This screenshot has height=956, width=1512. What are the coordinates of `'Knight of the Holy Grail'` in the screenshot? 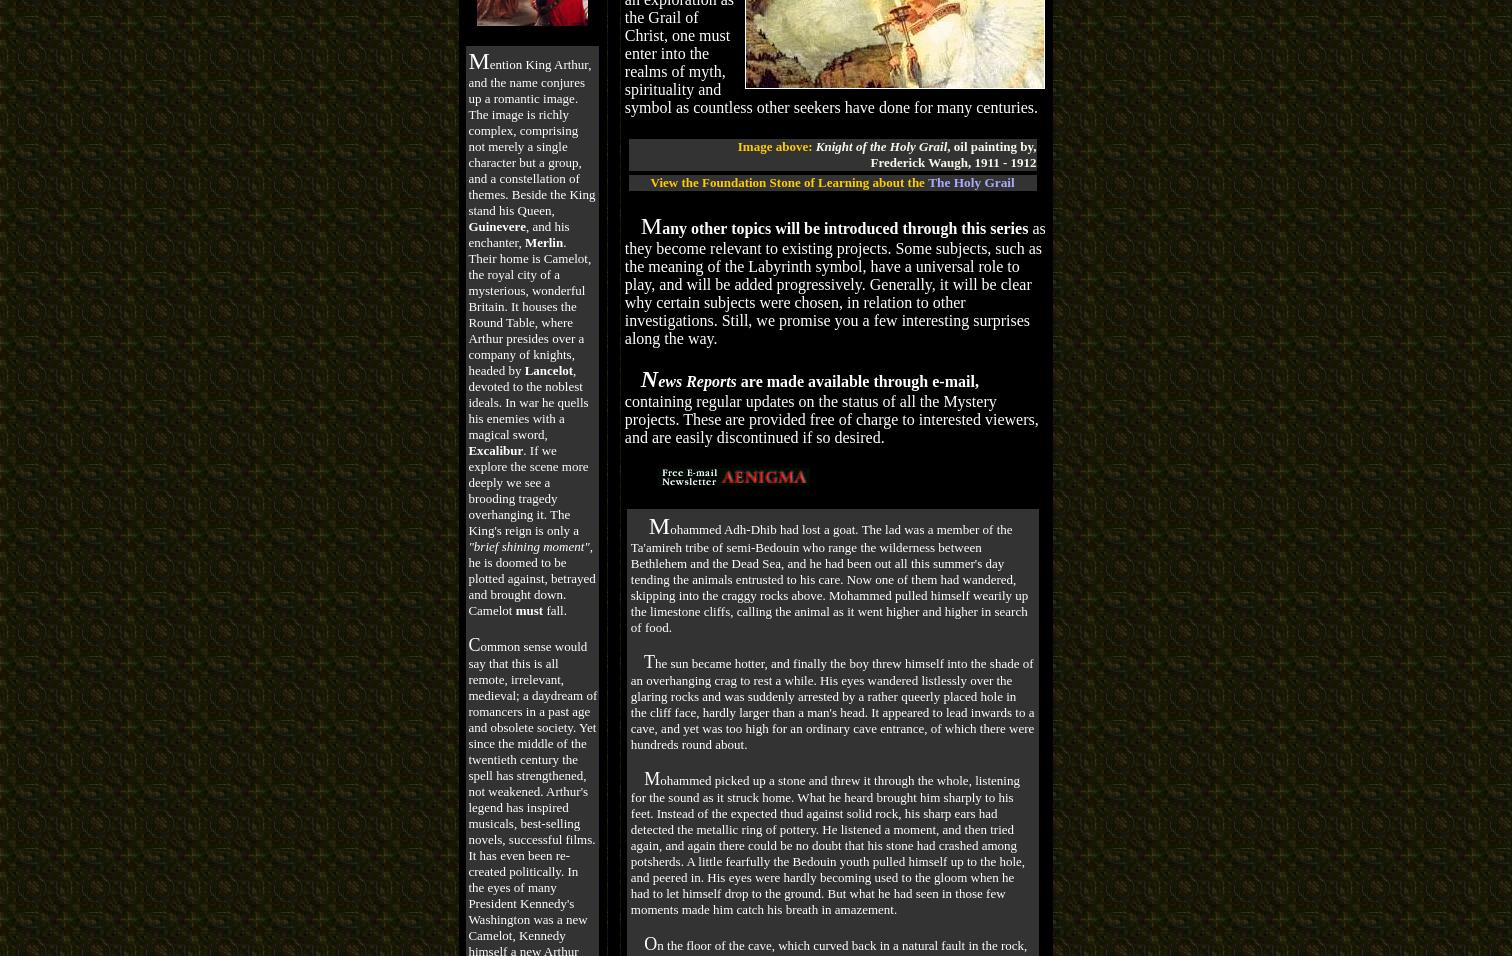 It's located at (881, 145).